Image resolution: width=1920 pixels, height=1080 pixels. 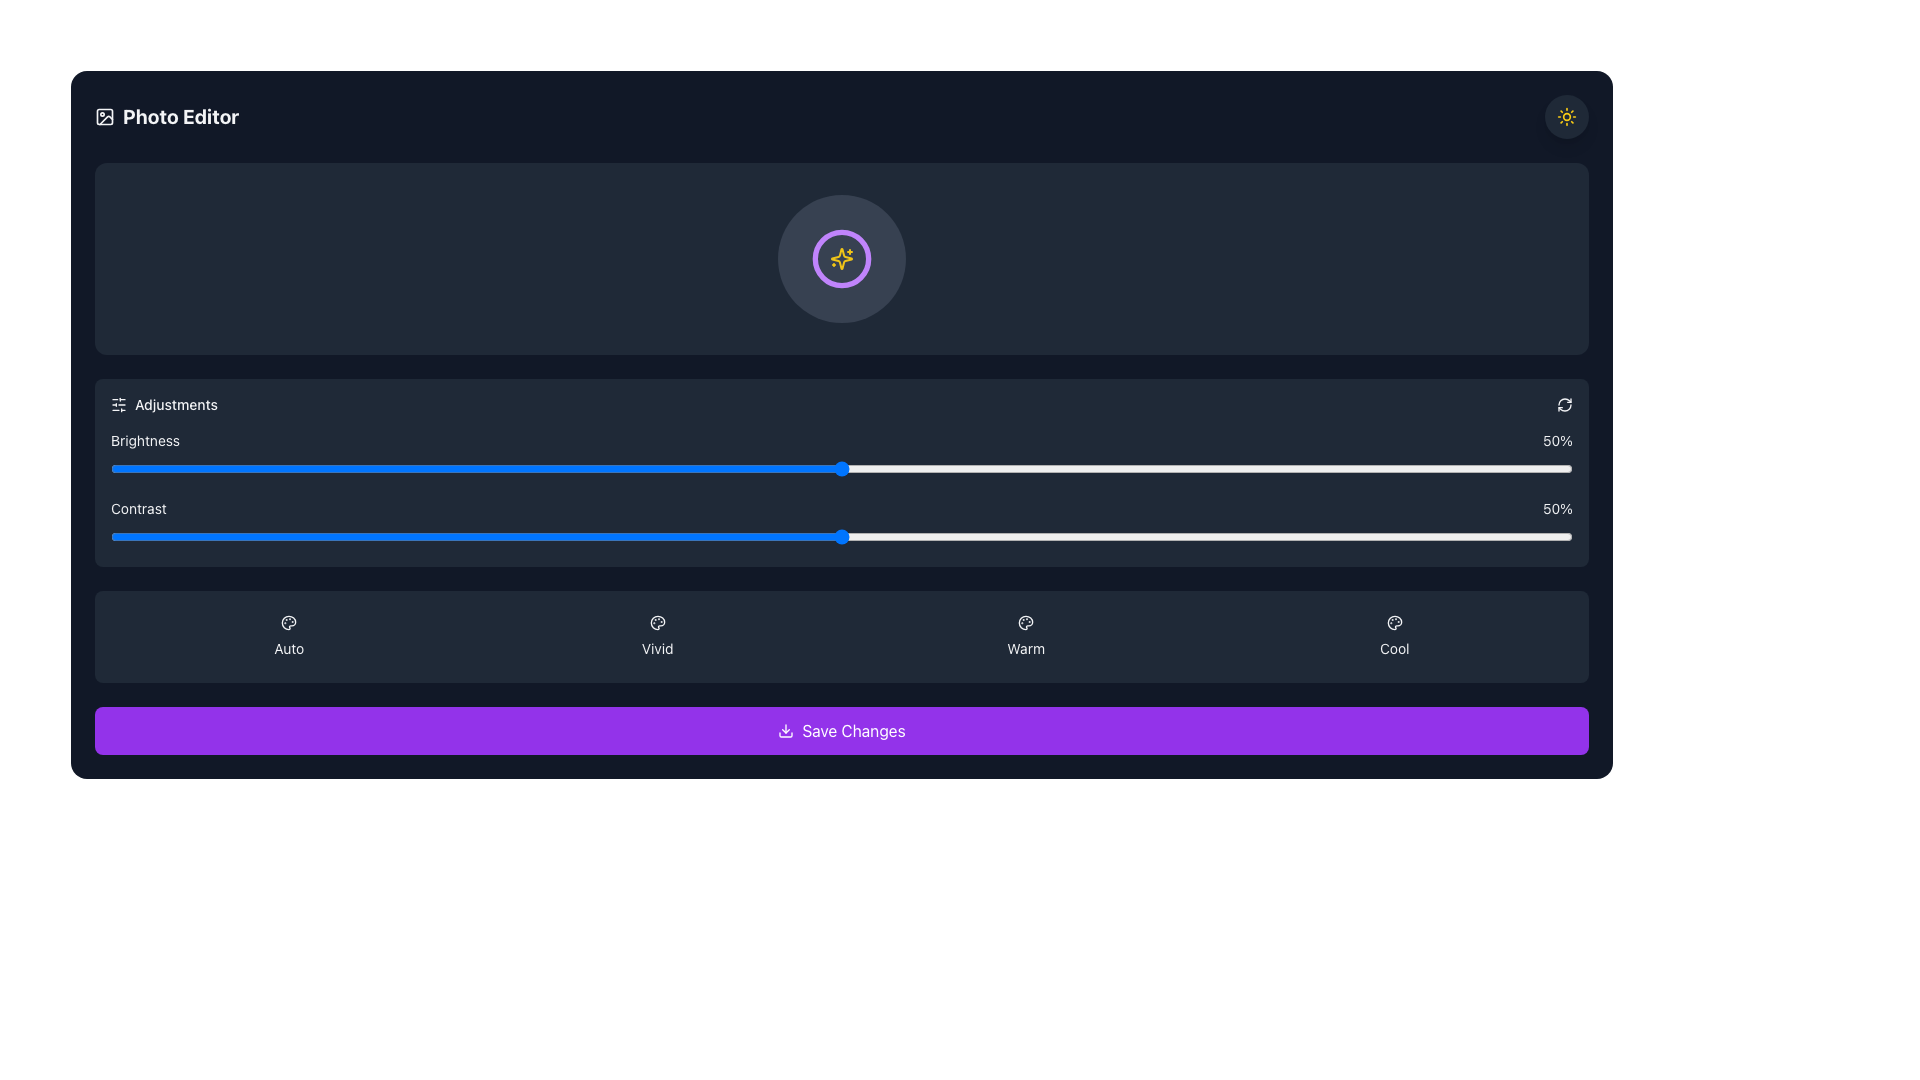 I want to click on contrast, so click(x=1032, y=535).